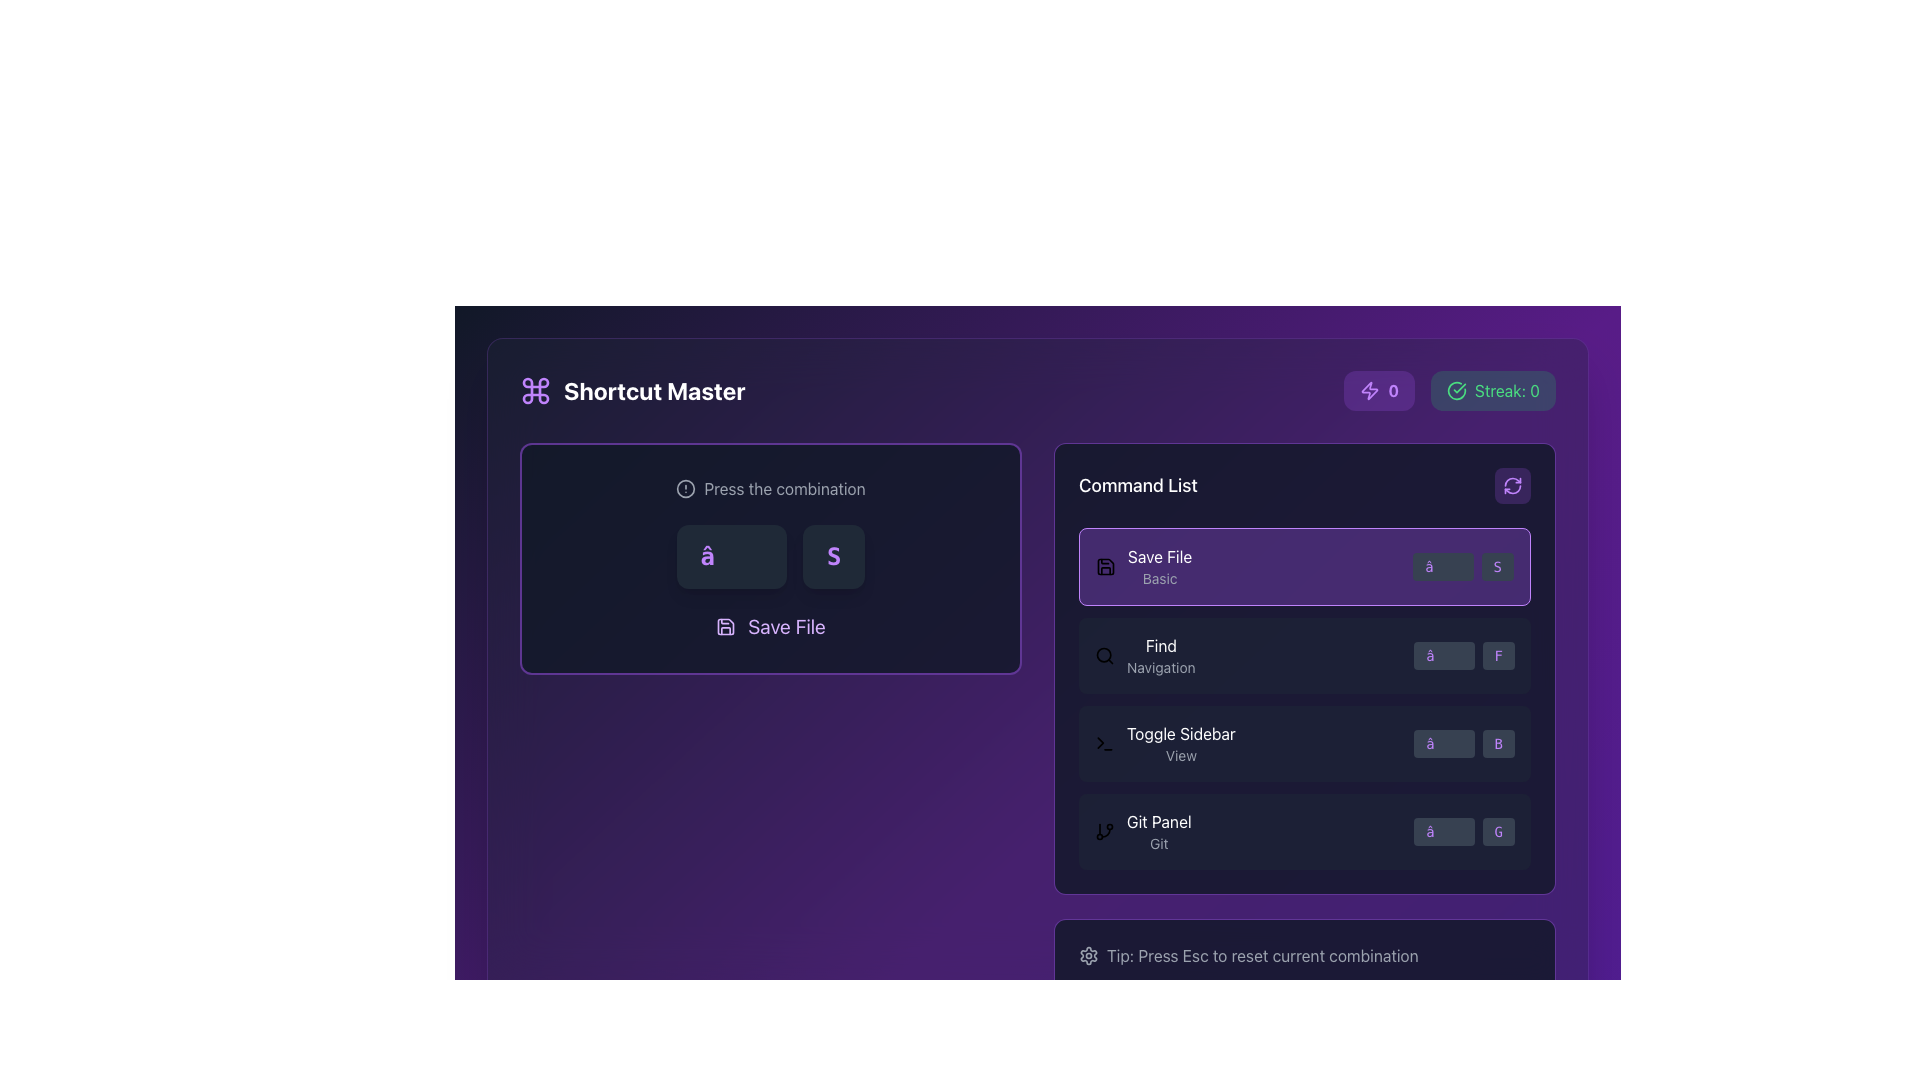 The height and width of the screenshot is (1080, 1920). I want to click on the composite command button located in the 'Command List' section, positioned in the second row between the 'Save File' and 'Toggle Sidebar' commands, so click(1145, 655).